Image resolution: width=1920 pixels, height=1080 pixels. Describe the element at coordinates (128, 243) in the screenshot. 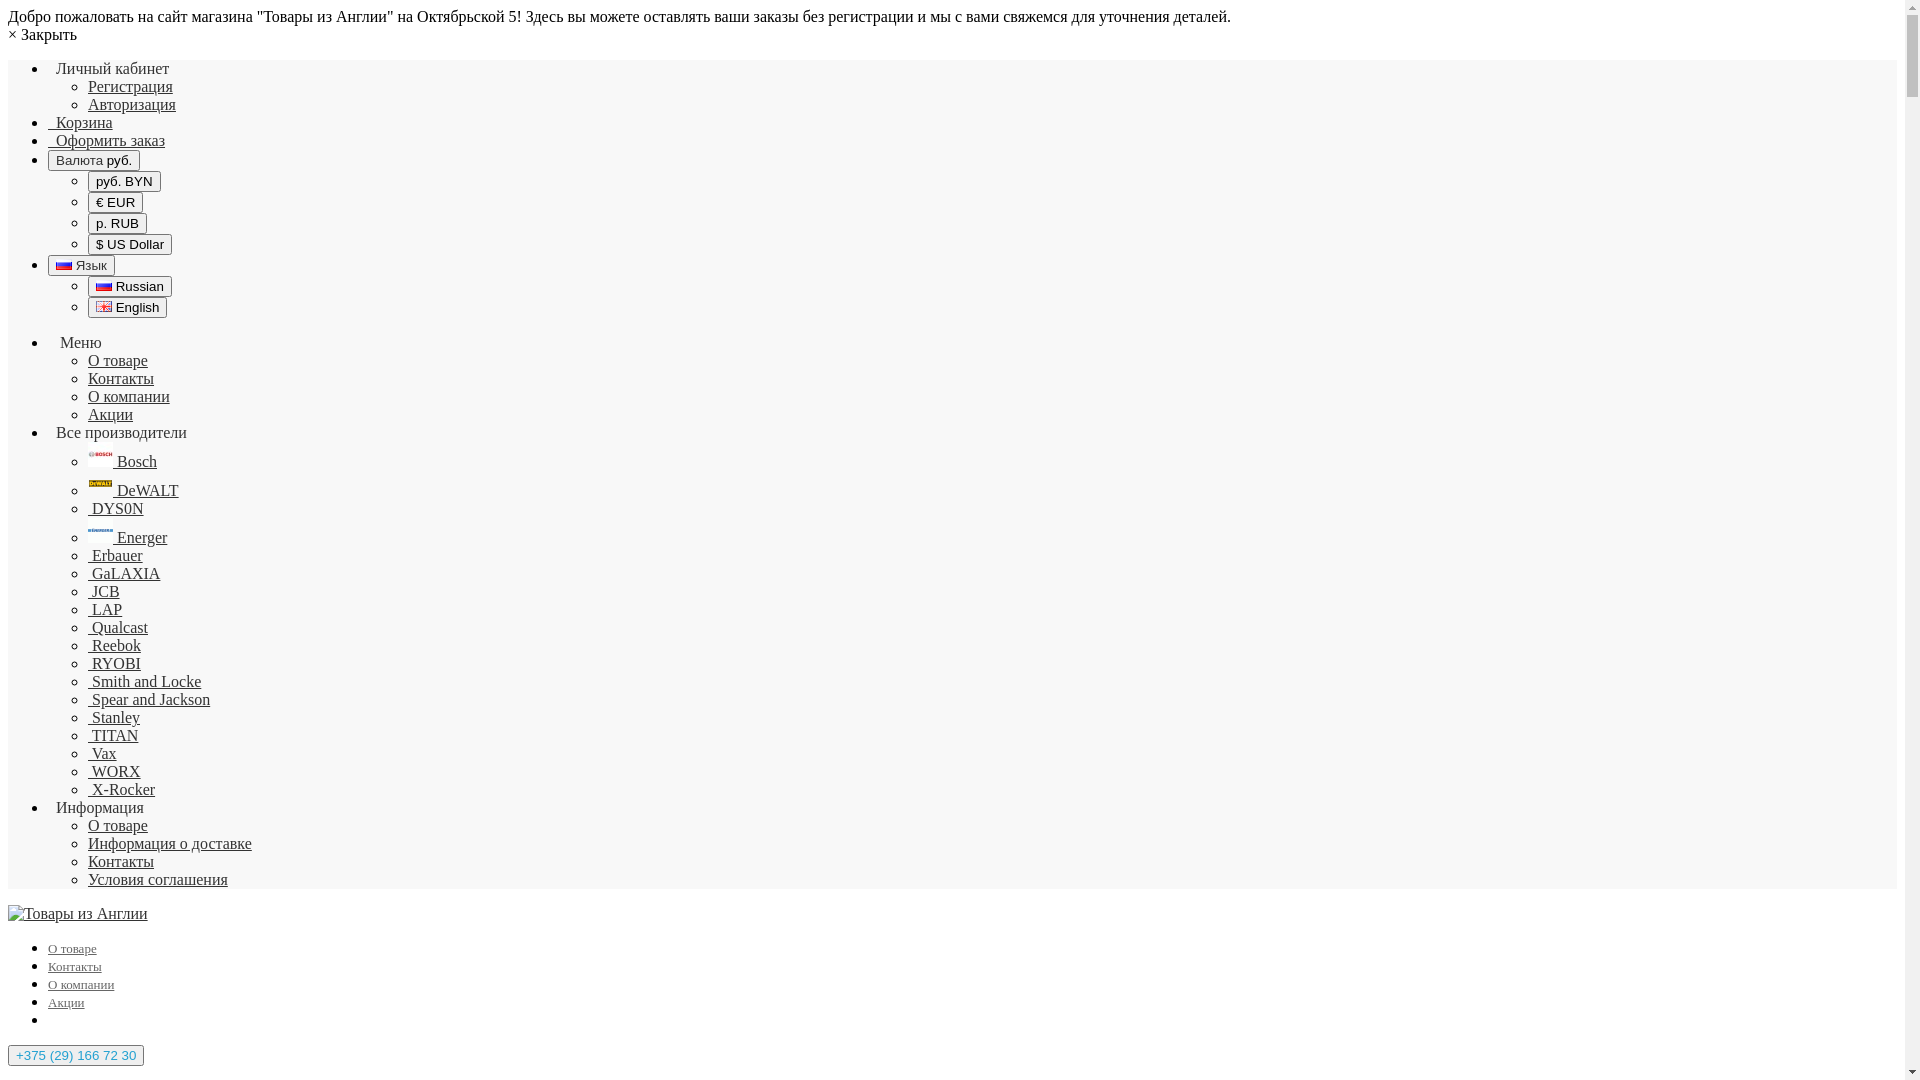

I see `'$ US Dollar'` at that location.